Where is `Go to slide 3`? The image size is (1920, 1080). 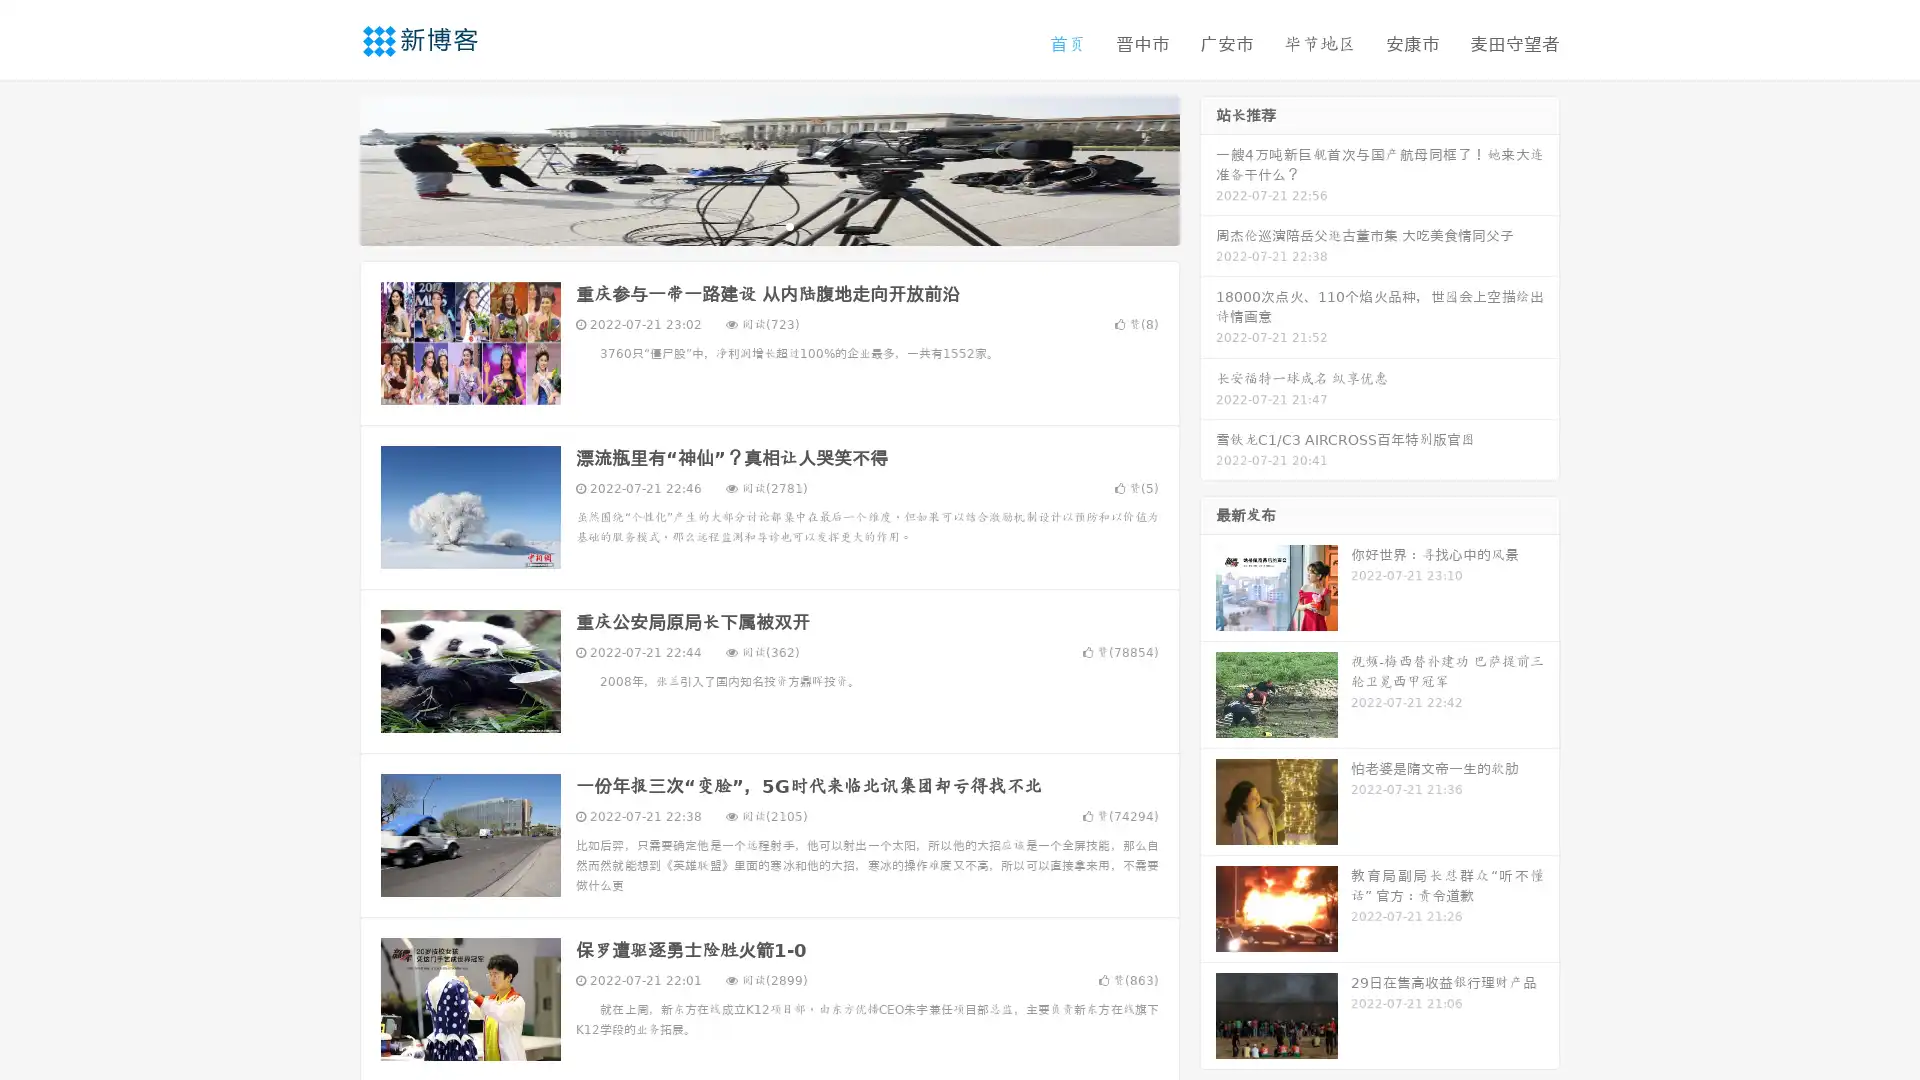
Go to slide 3 is located at coordinates (789, 225).